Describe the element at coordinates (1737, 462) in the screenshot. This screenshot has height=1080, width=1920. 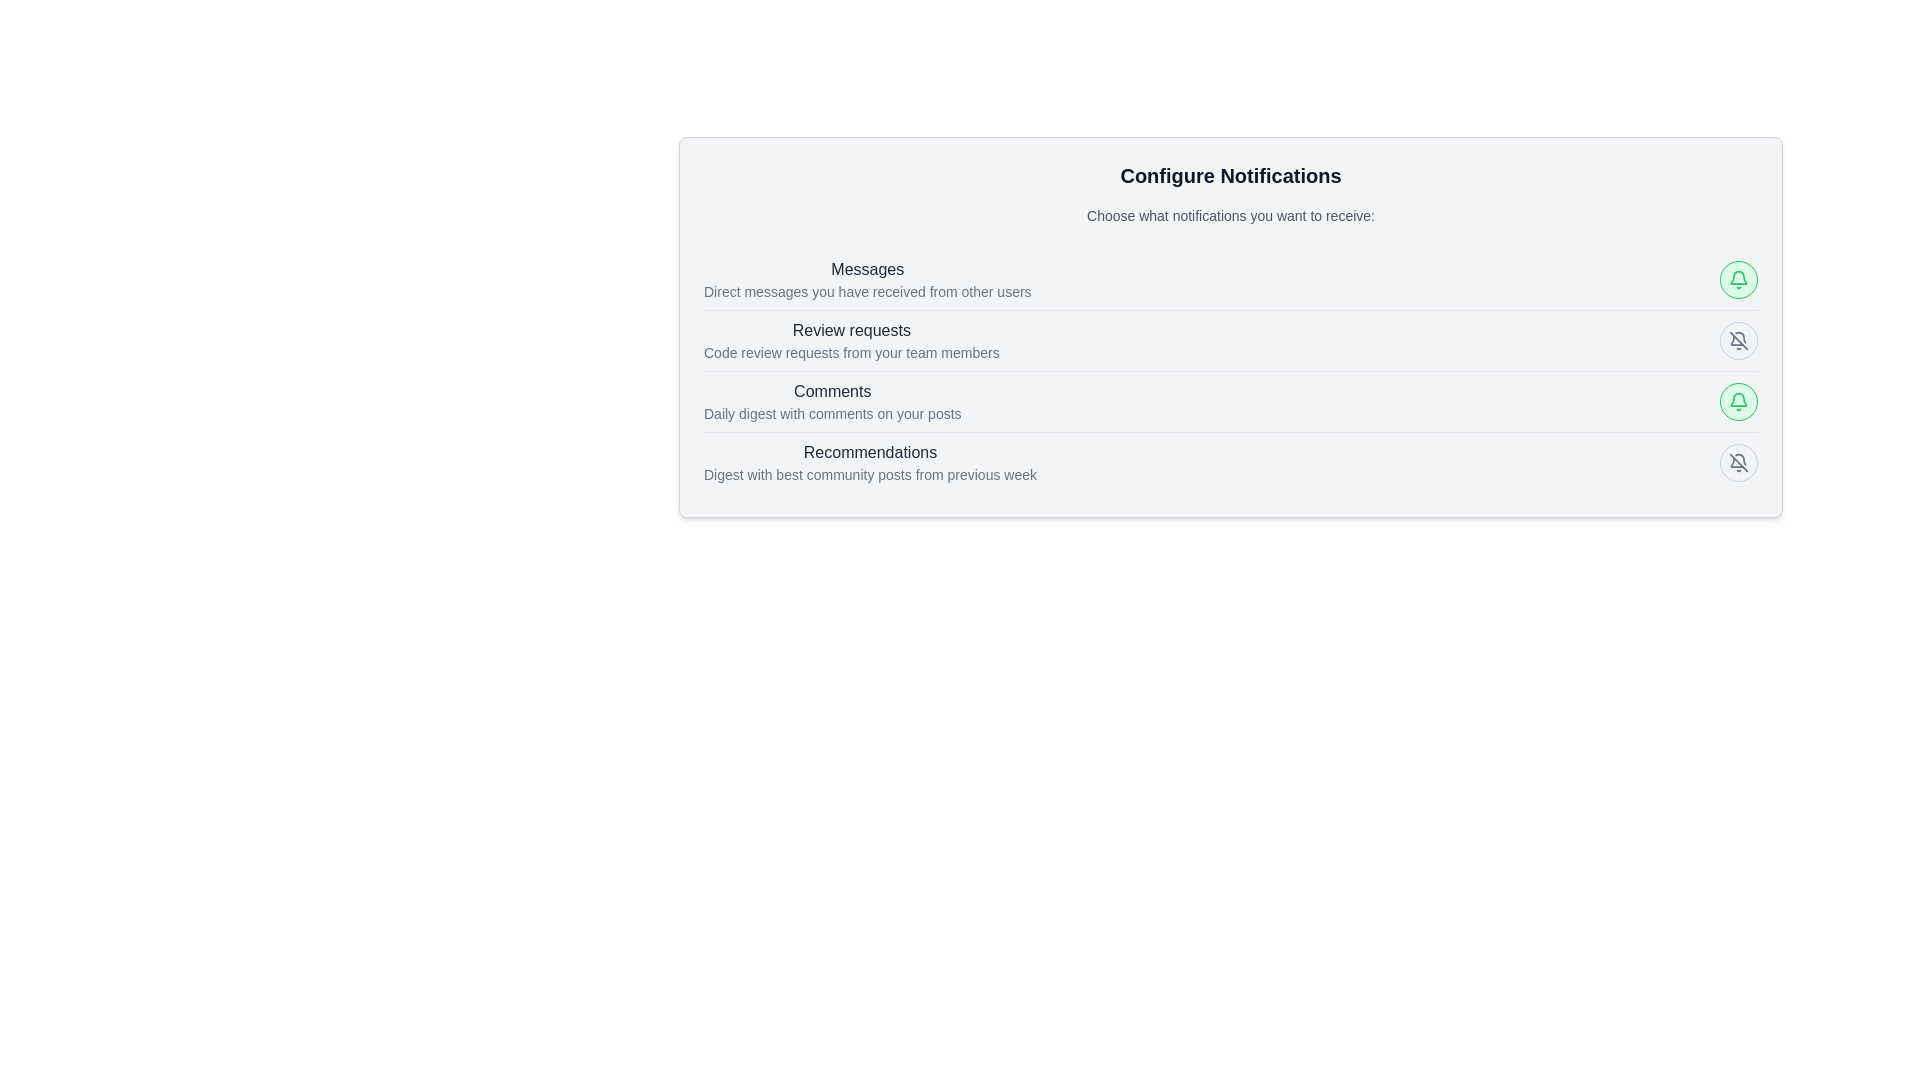
I see `the notification state icon, represented by the crossed bell icon` at that location.